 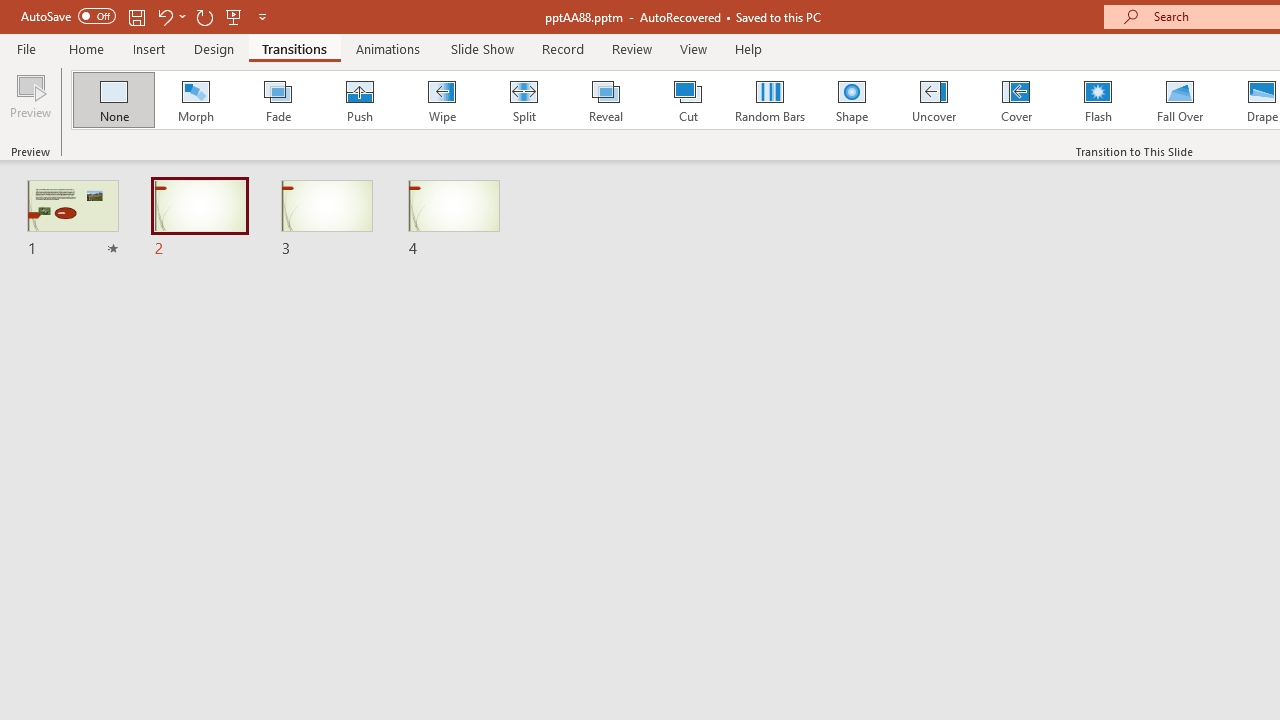 I want to click on 'Wipe', so click(x=440, y=100).